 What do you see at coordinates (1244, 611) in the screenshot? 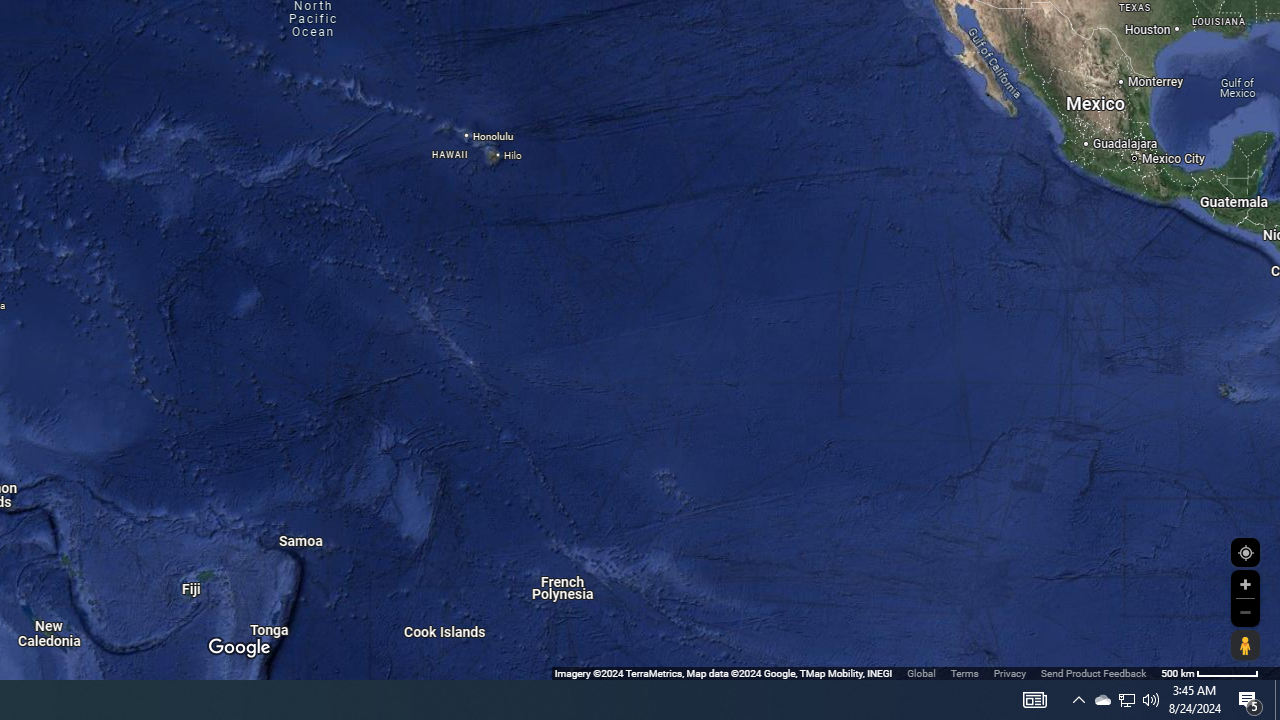
I see `'Zoom out'` at bounding box center [1244, 611].